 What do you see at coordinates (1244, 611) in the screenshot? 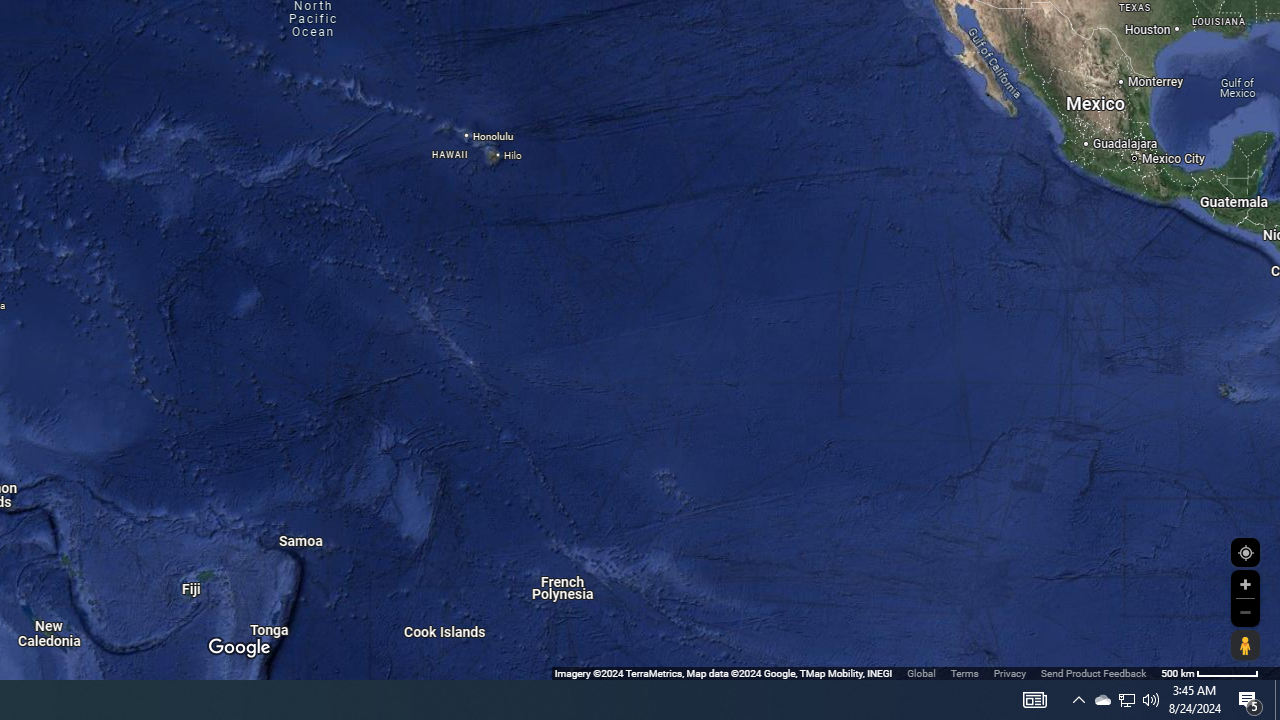
I see `'Zoom out'` at bounding box center [1244, 611].